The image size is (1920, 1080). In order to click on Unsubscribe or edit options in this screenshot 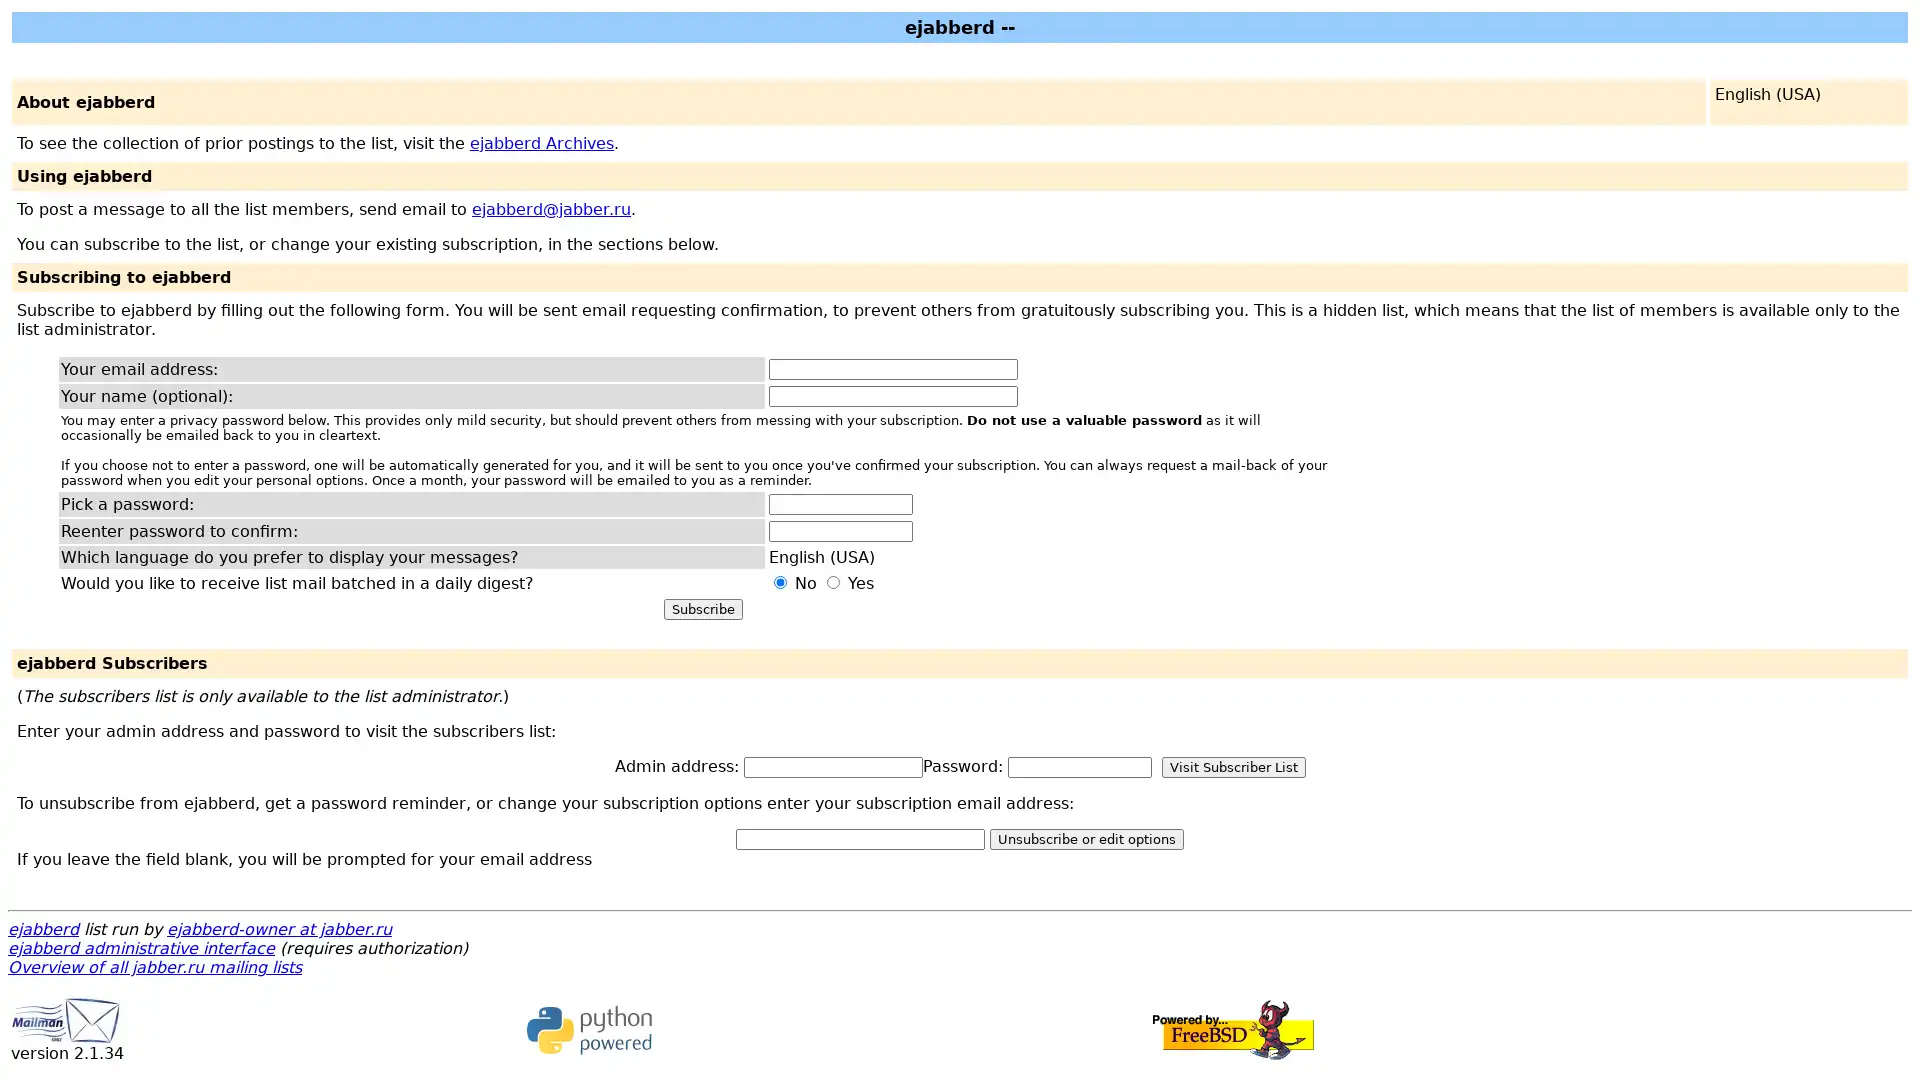, I will do `click(1085, 839)`.